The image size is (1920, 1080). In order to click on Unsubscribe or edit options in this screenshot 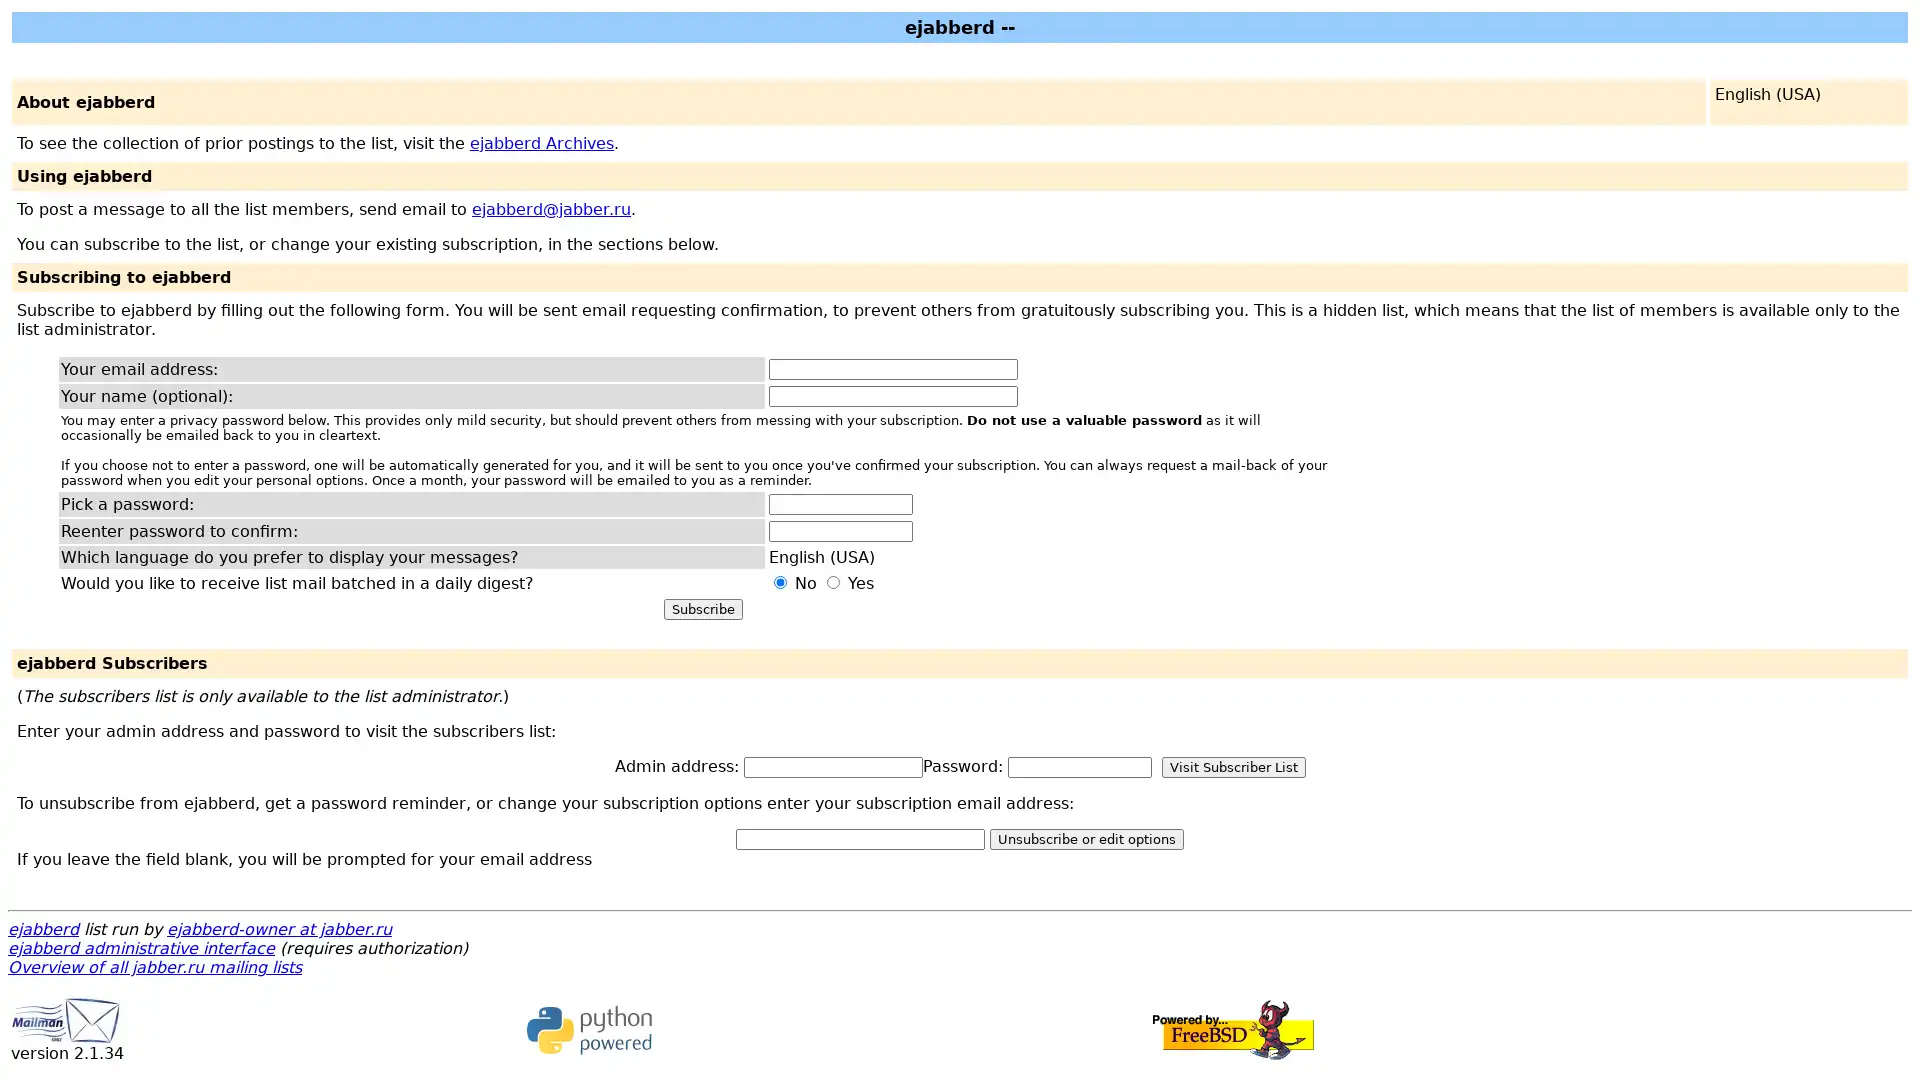, I will do `click(1085, 839)`.